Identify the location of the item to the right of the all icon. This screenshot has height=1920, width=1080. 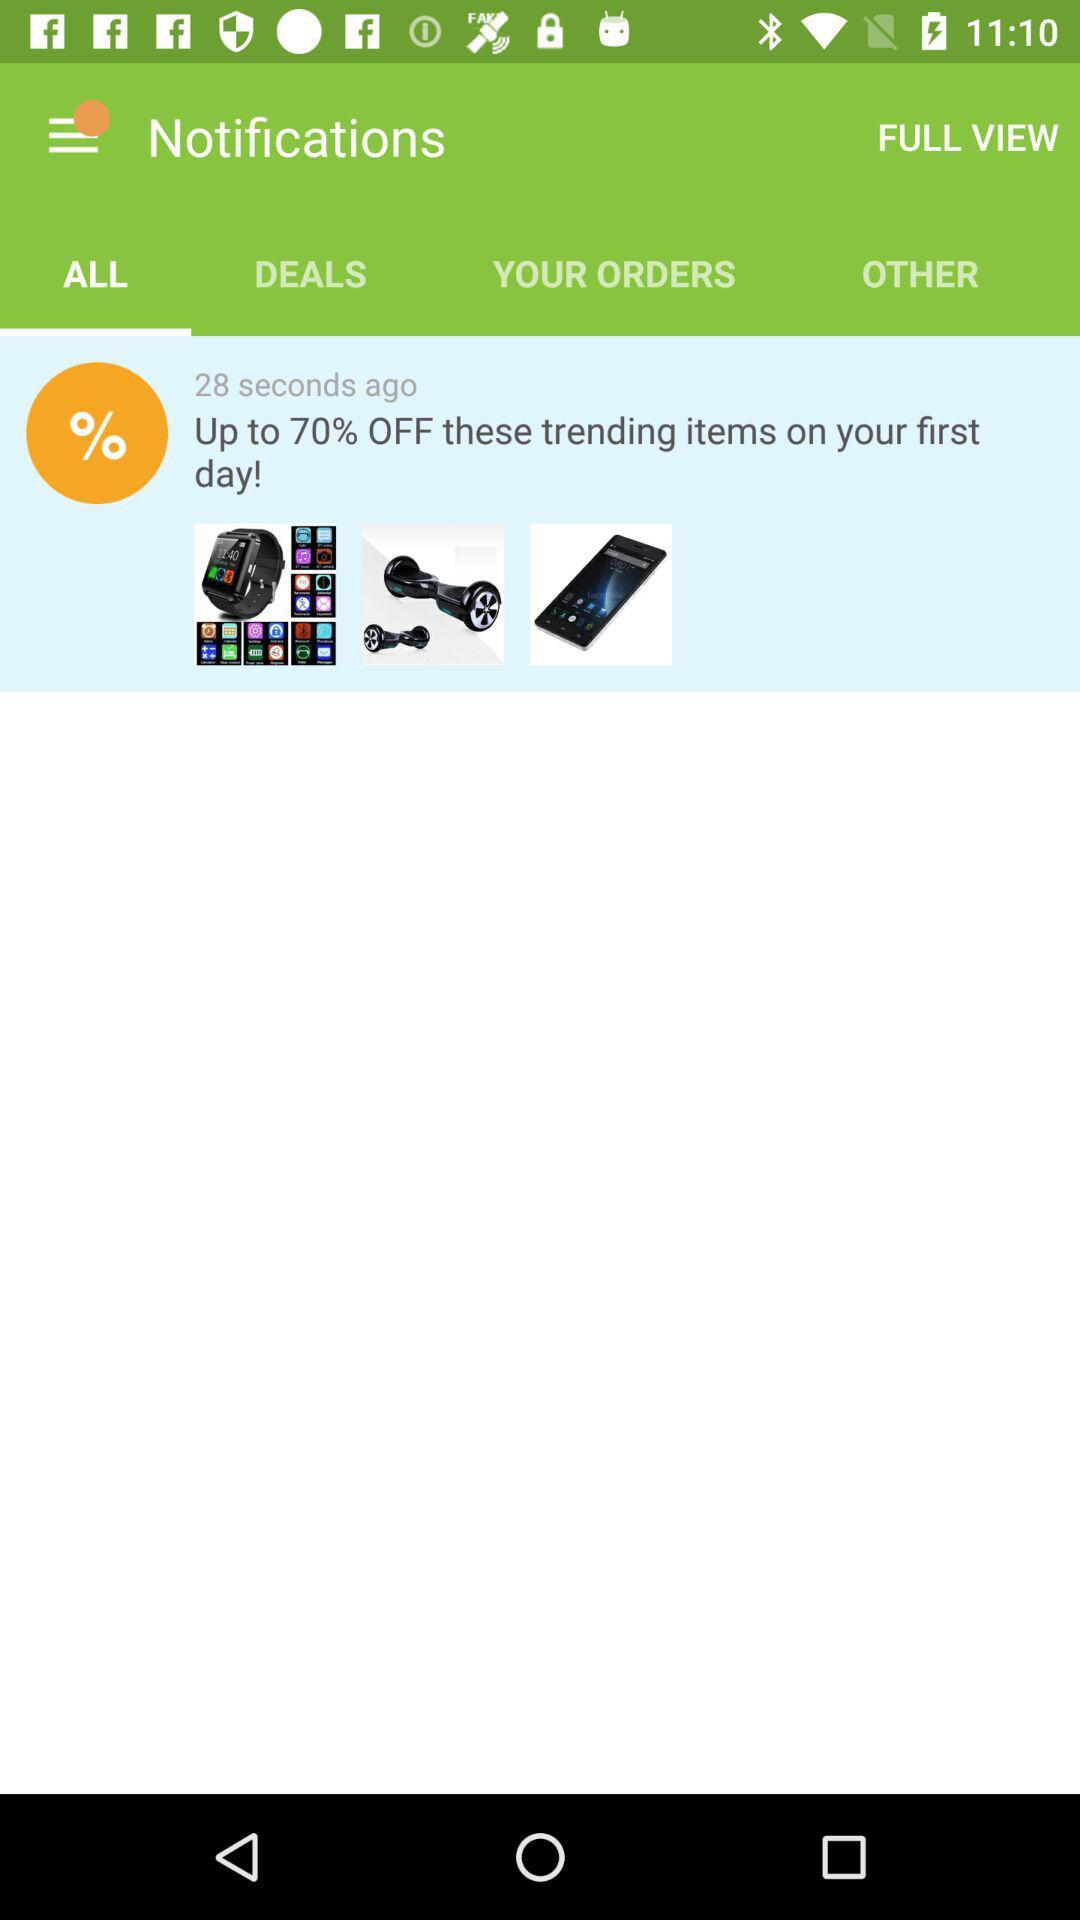
(310, 272).